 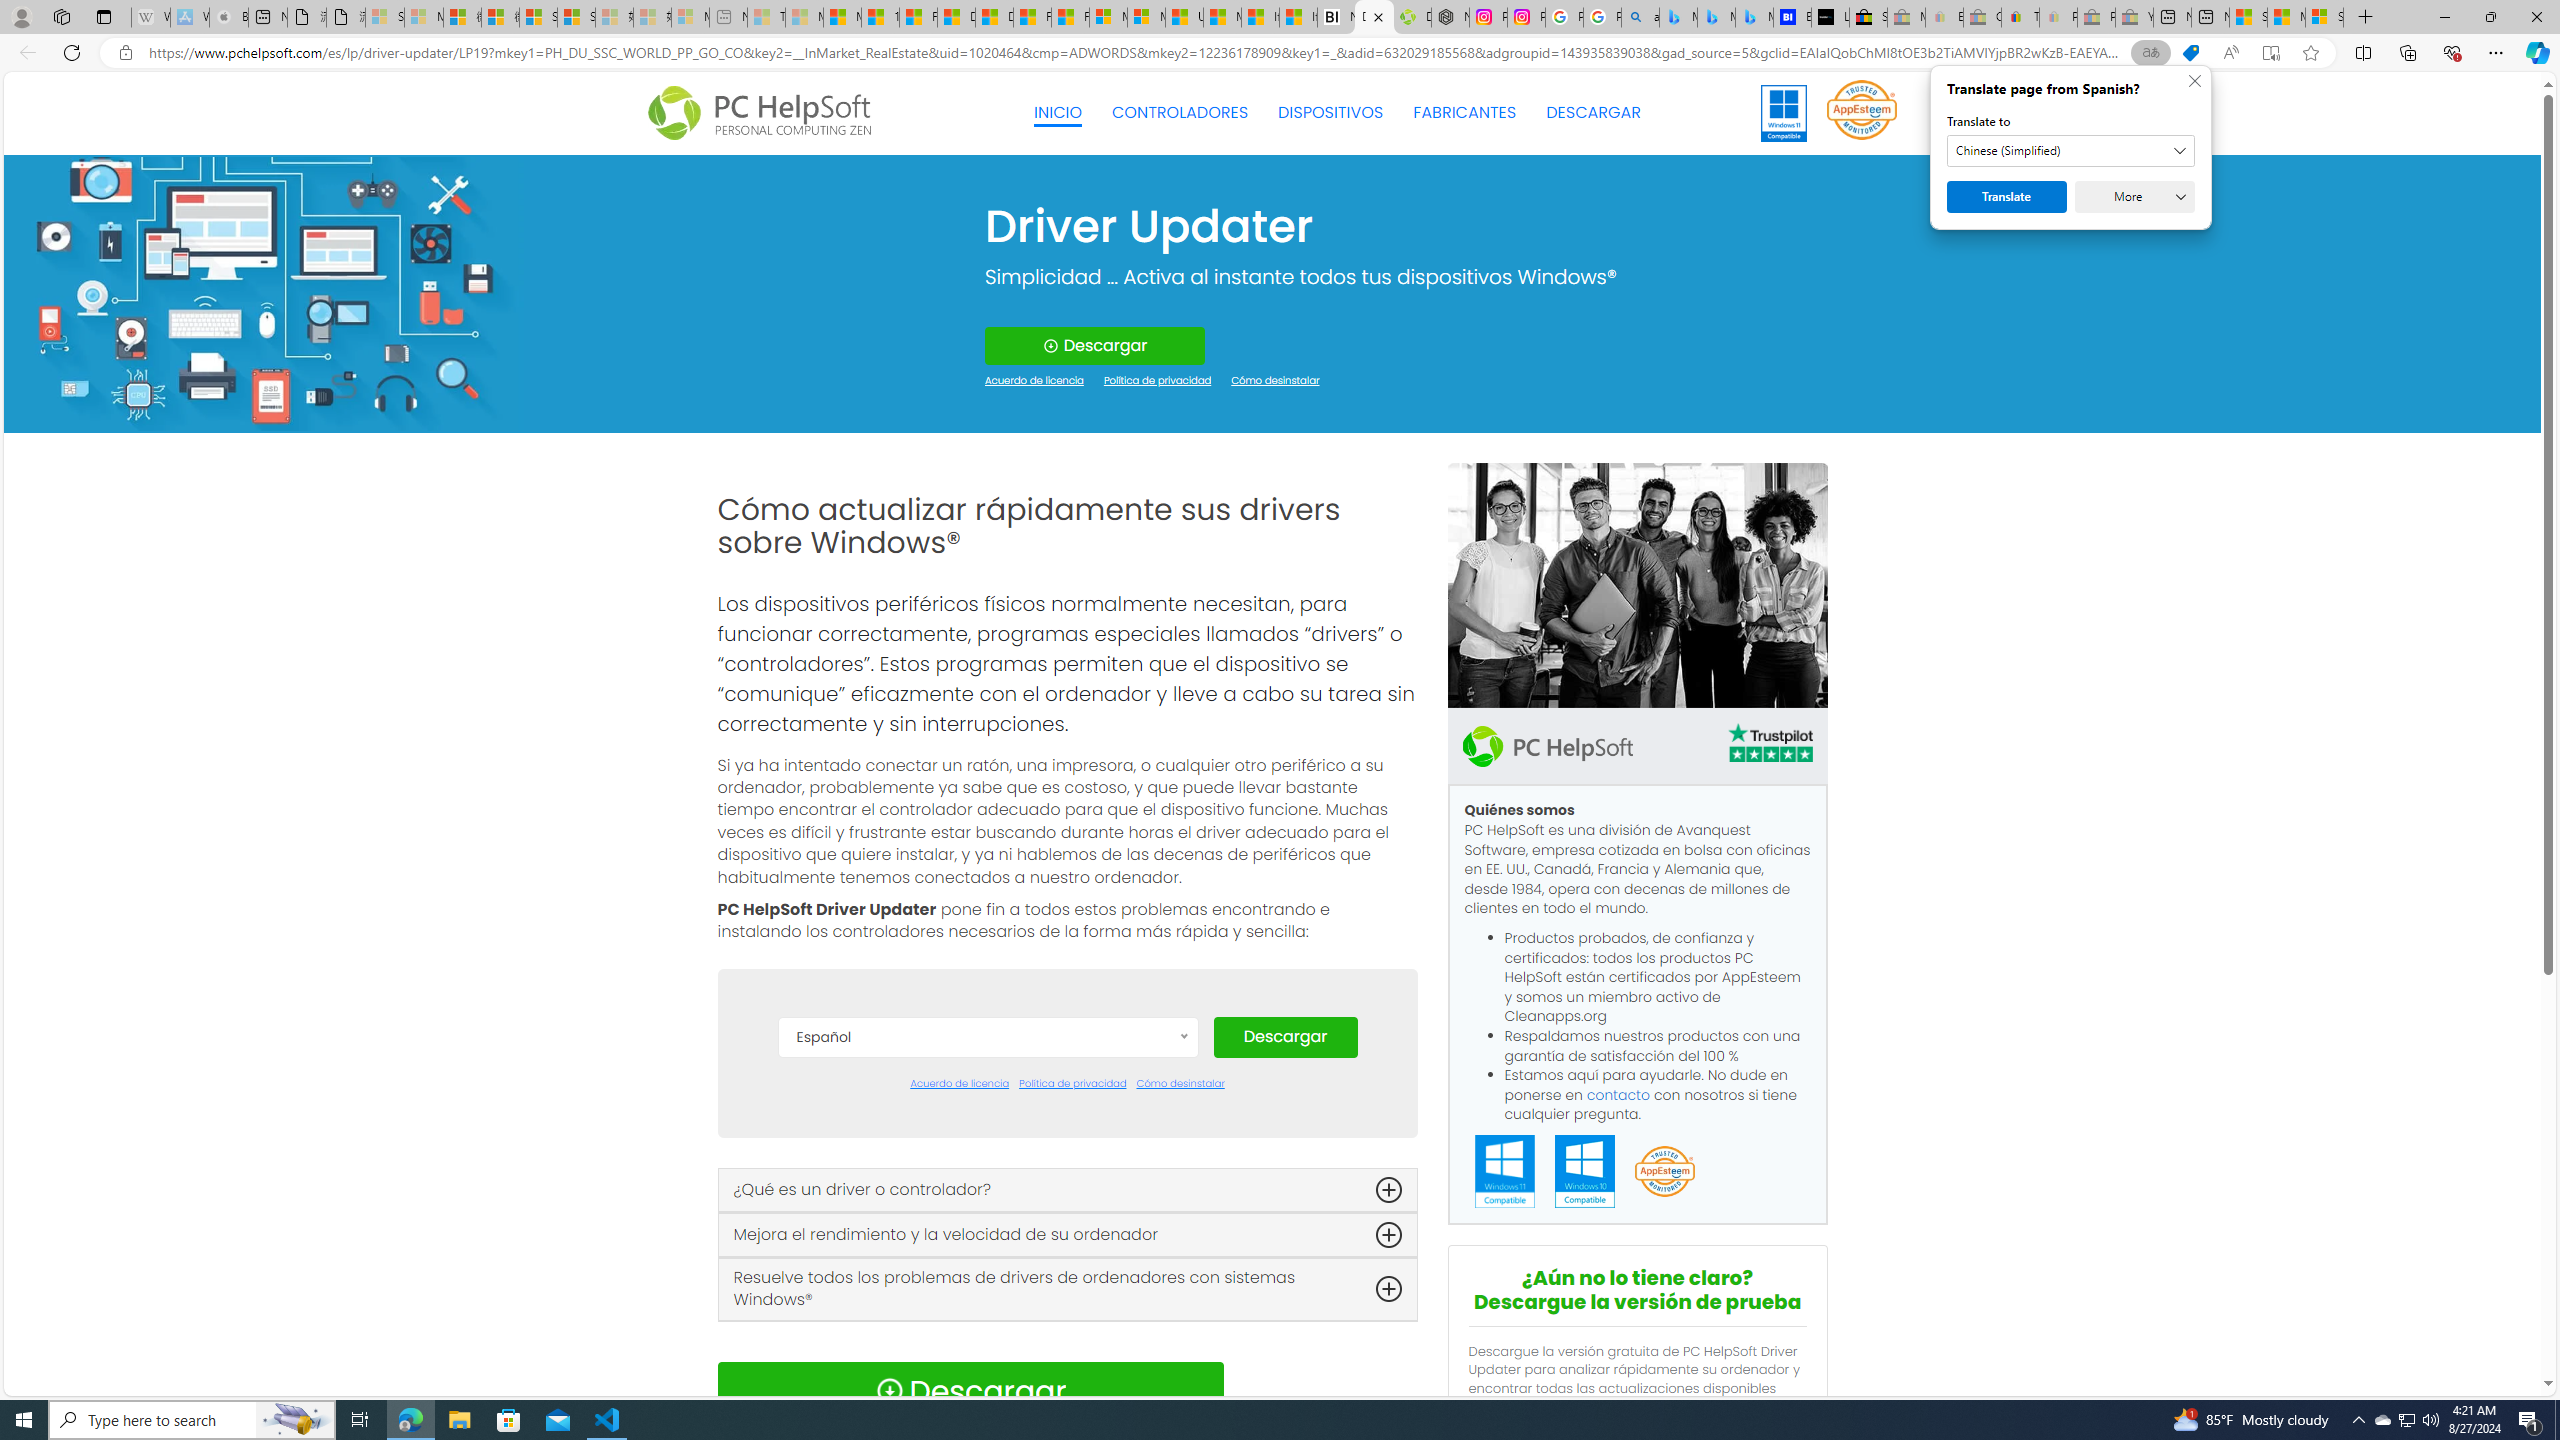 I want to click on 'App Esteem', so click(x=1663, y=1171).